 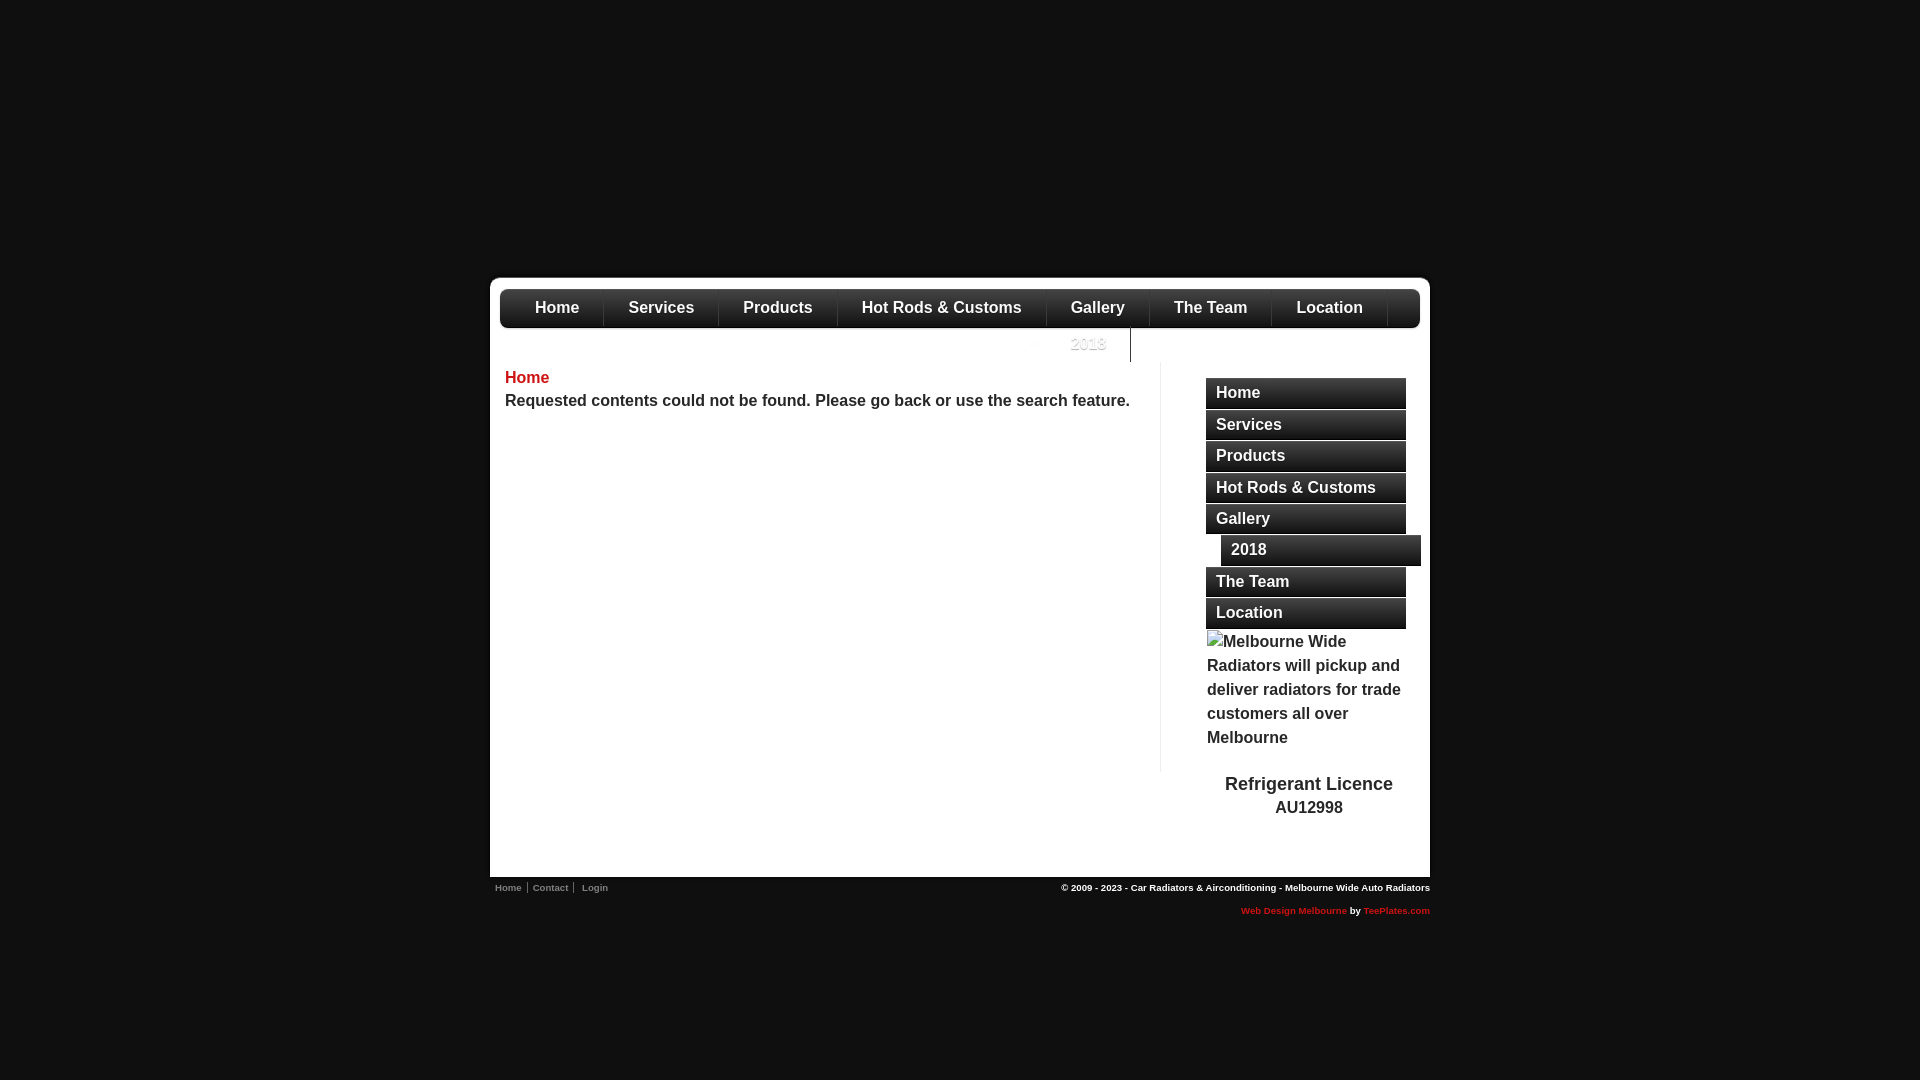 What do you see at coordinates (1204, 393) in the screenshot?
I see `'Home'` at bounding box center [1204, 393].